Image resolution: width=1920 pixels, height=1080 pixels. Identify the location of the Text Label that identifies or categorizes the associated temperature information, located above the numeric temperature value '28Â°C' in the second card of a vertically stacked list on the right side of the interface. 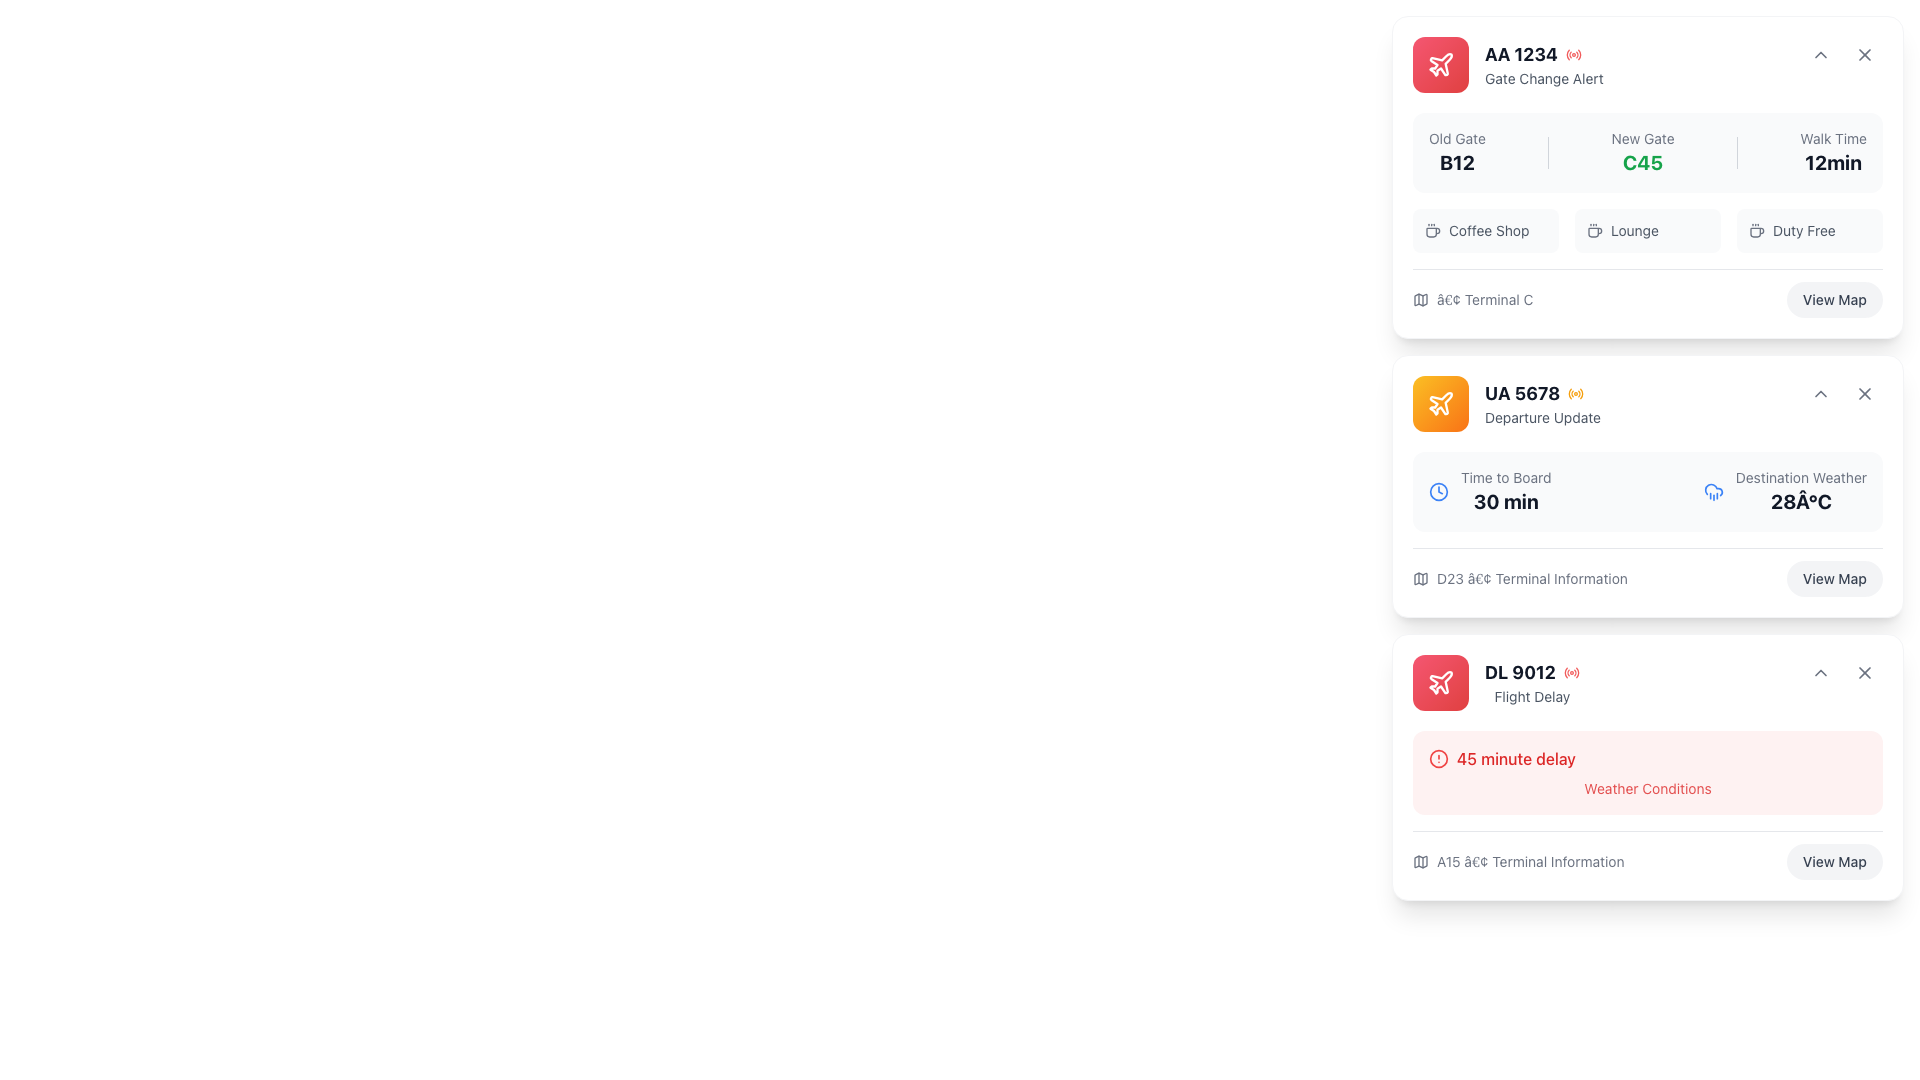
(1801, 478).